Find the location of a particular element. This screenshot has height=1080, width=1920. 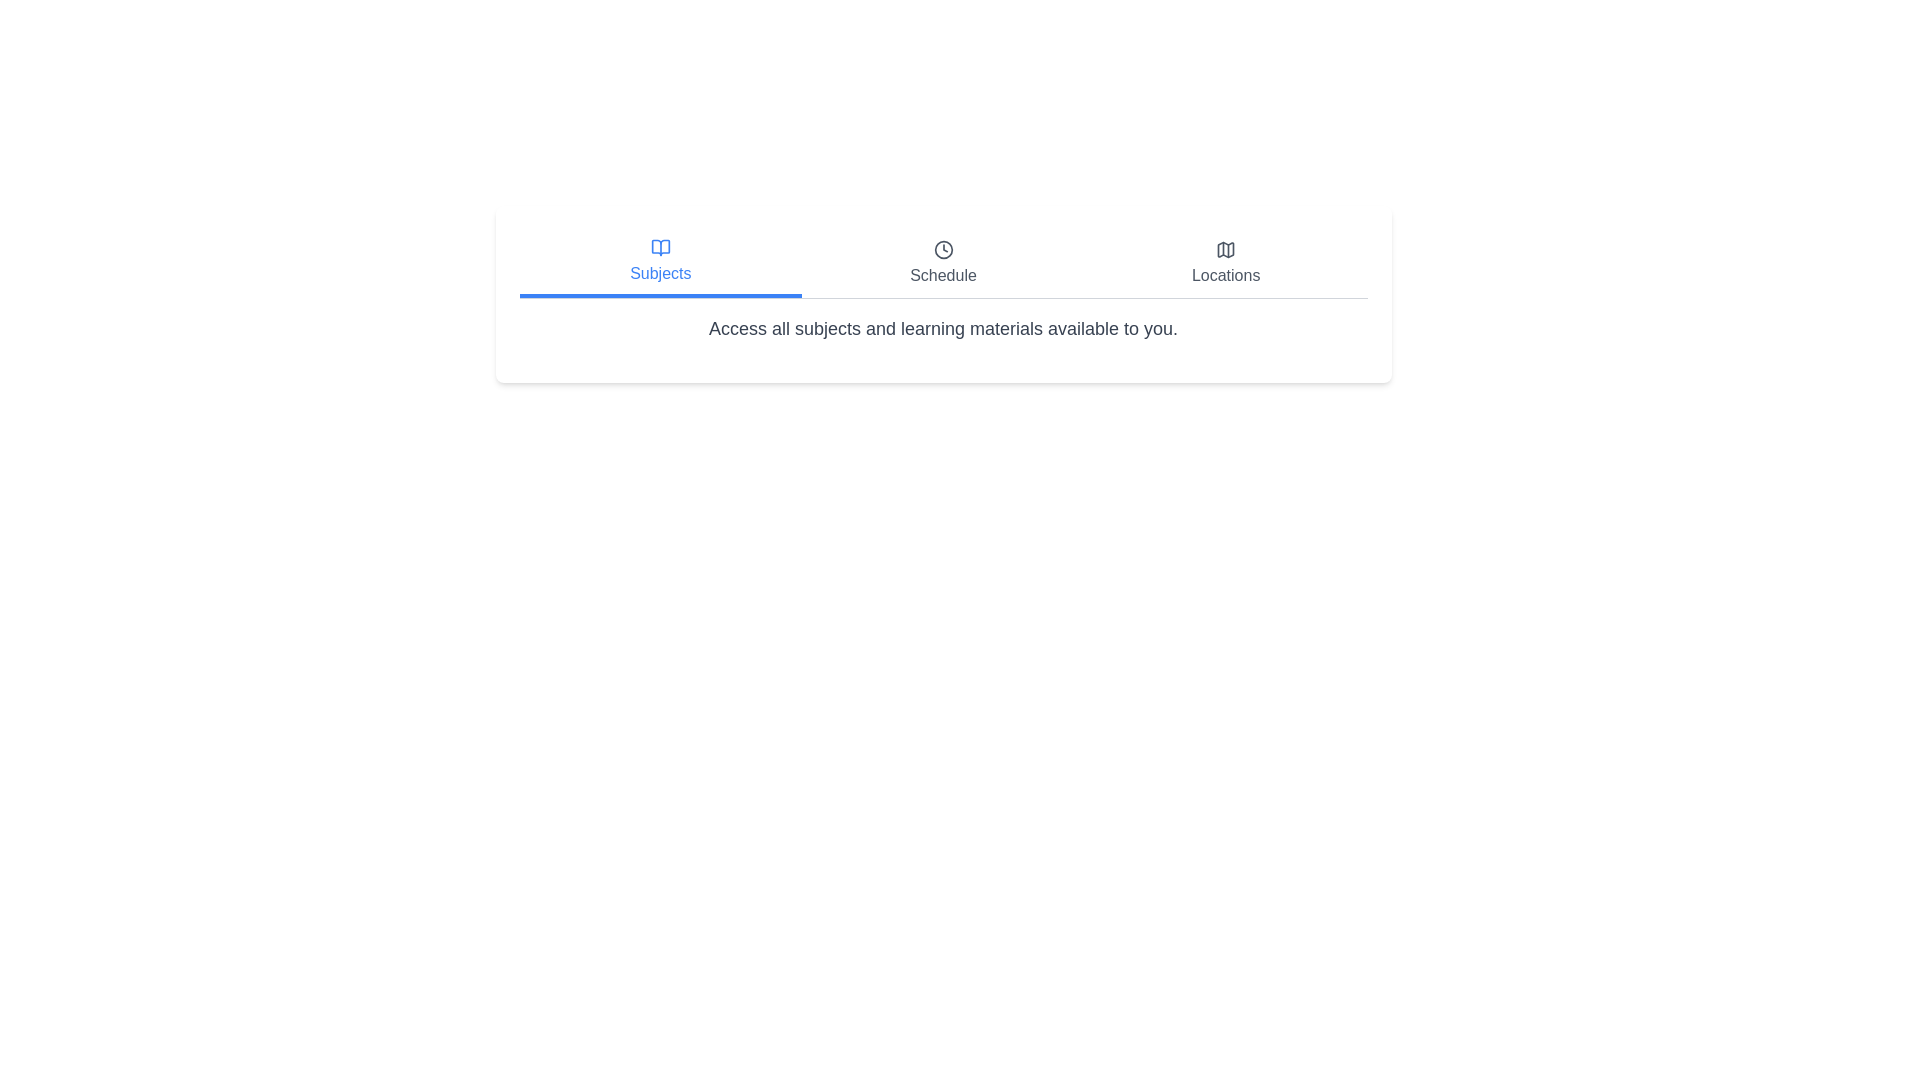

the Schedule tab is located at coordinates (942, 262).